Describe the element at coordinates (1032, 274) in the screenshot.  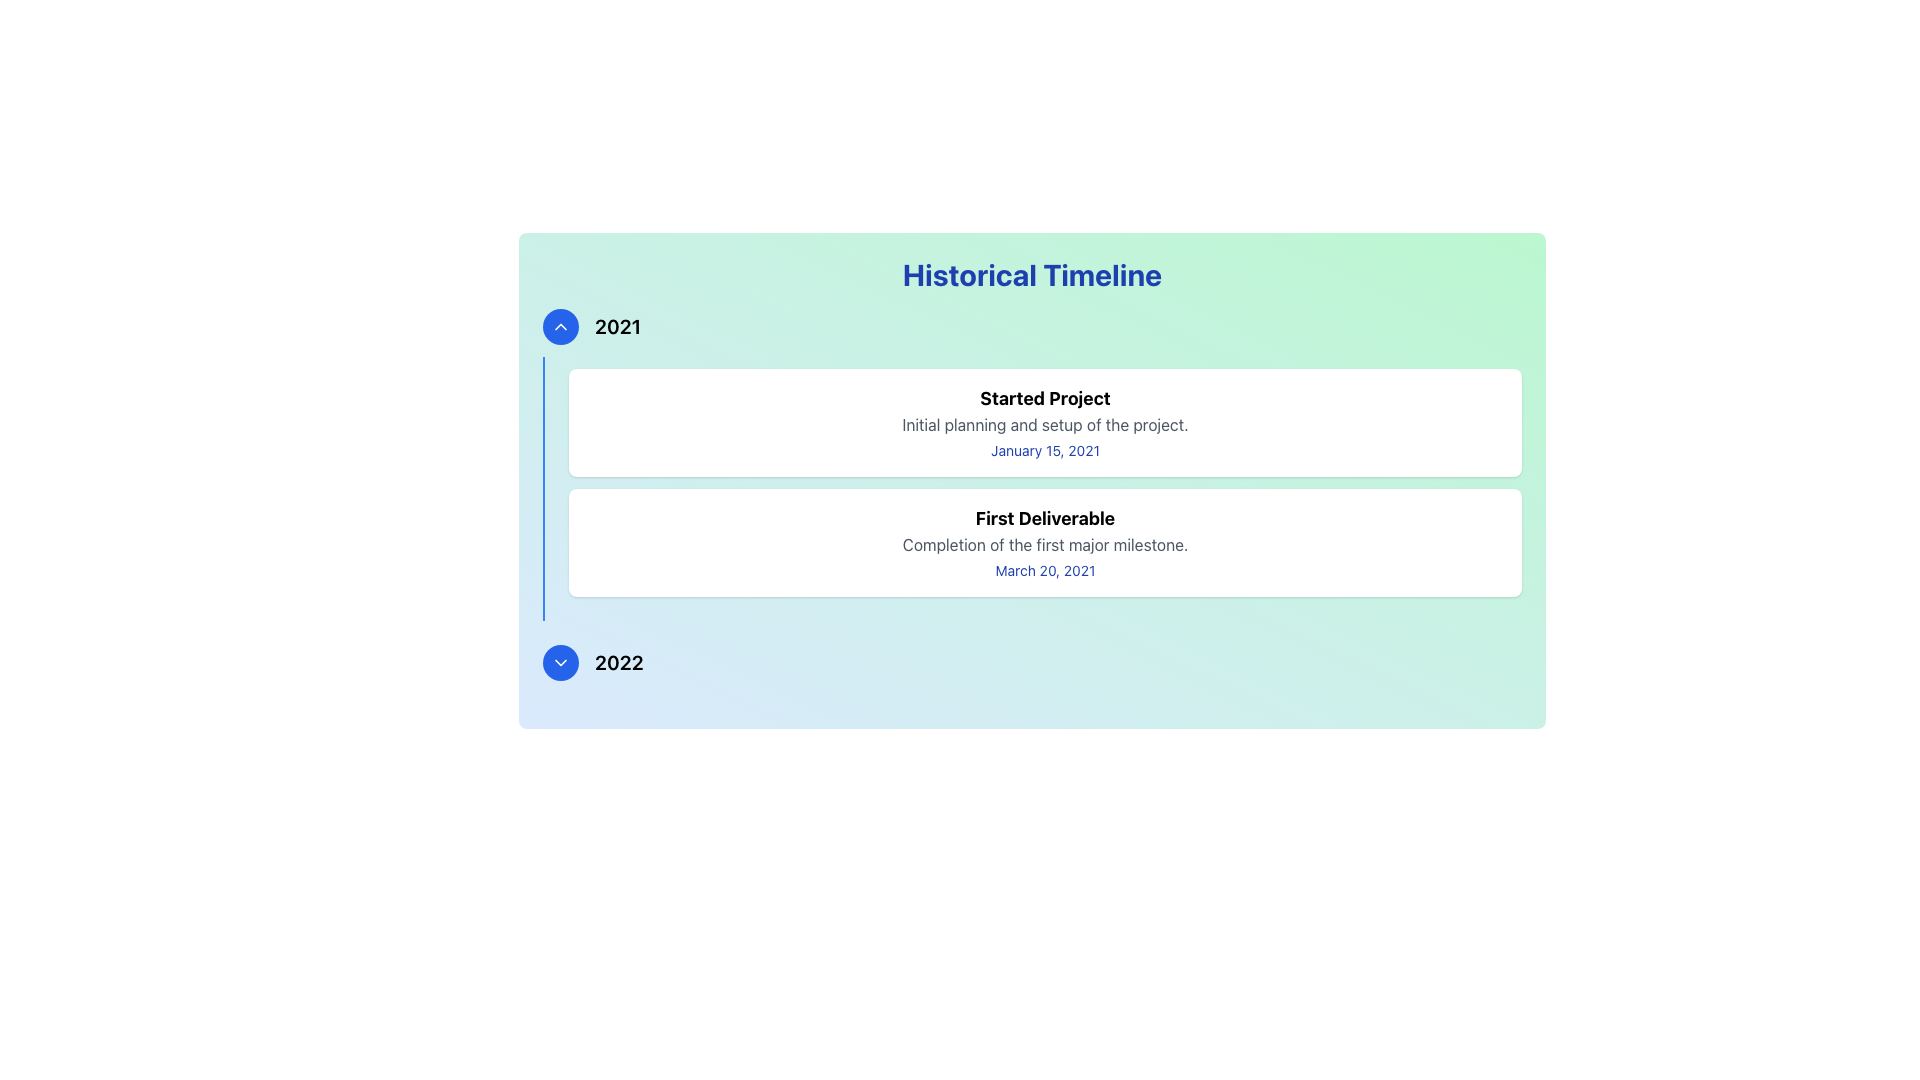
I see `text from the heading text label located at the top of the section with a gradient background, serving as the title for historical events or milestones` at that location.